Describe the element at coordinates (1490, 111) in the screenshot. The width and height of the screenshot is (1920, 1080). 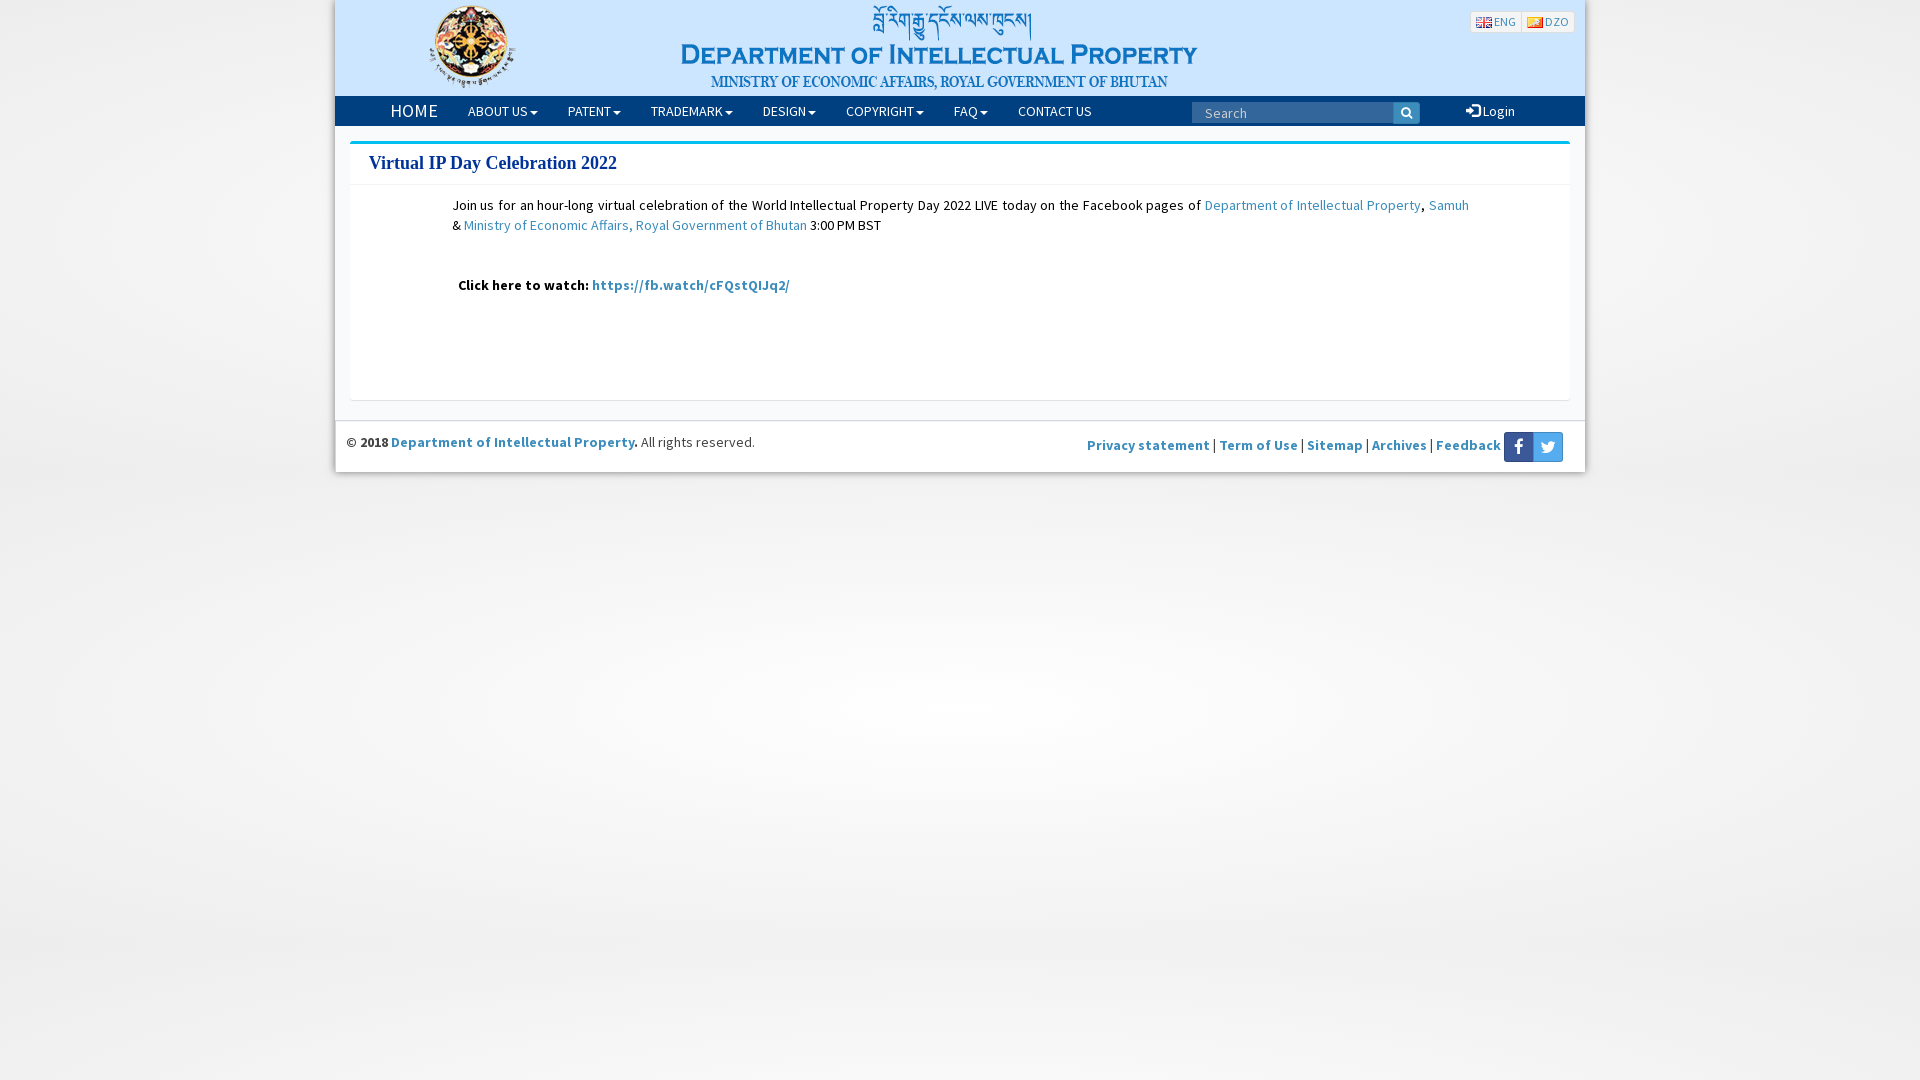
I see `'Login'` at that location.